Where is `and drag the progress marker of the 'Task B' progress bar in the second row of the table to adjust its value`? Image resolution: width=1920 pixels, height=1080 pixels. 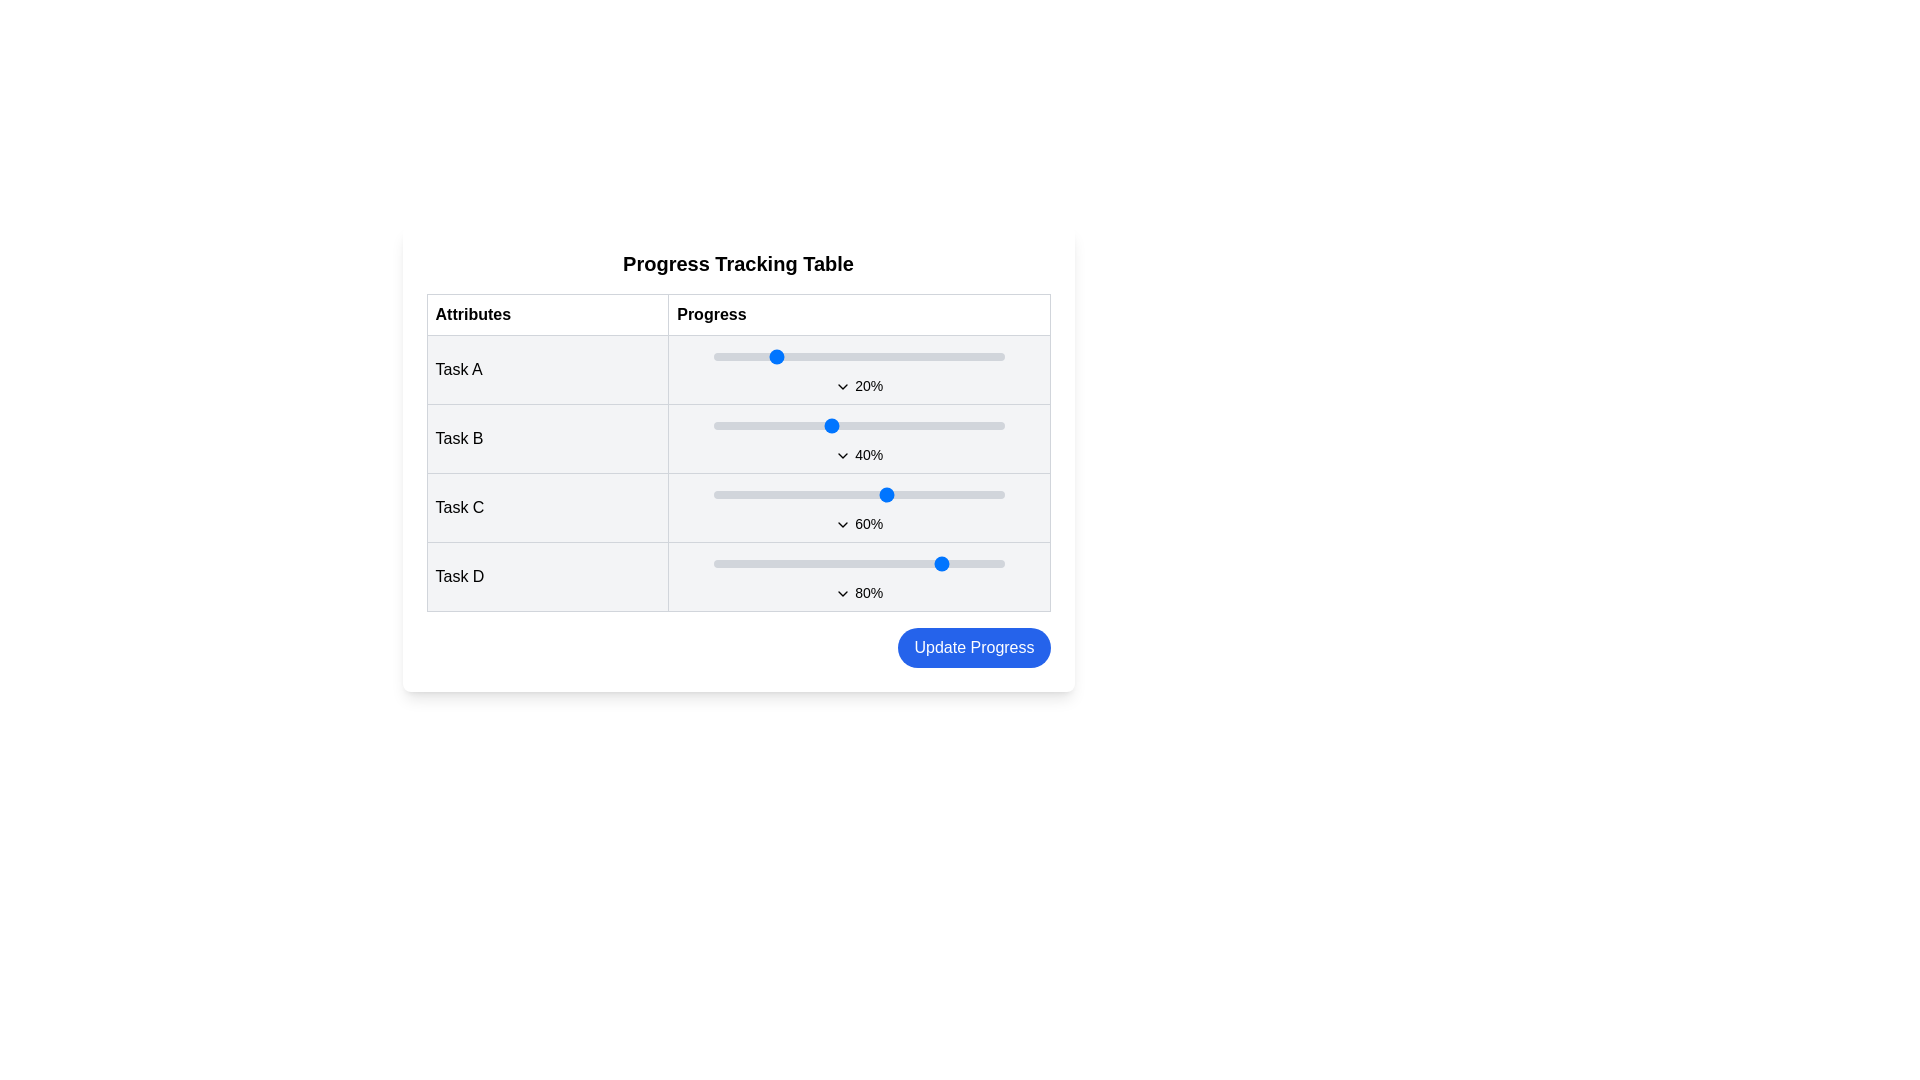
and drag the progress marker of the 'Task B' progress bar in the second row of the table to adjust its value is located at coordinates (737, 438).